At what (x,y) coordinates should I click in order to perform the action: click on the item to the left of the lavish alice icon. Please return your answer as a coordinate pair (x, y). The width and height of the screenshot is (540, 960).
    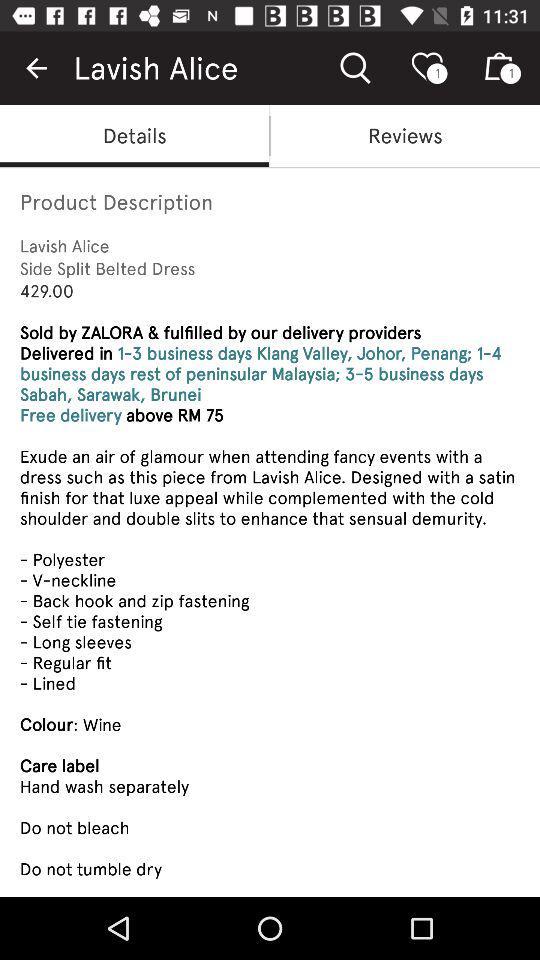
    Looking at the image, I should click on (36, 68).